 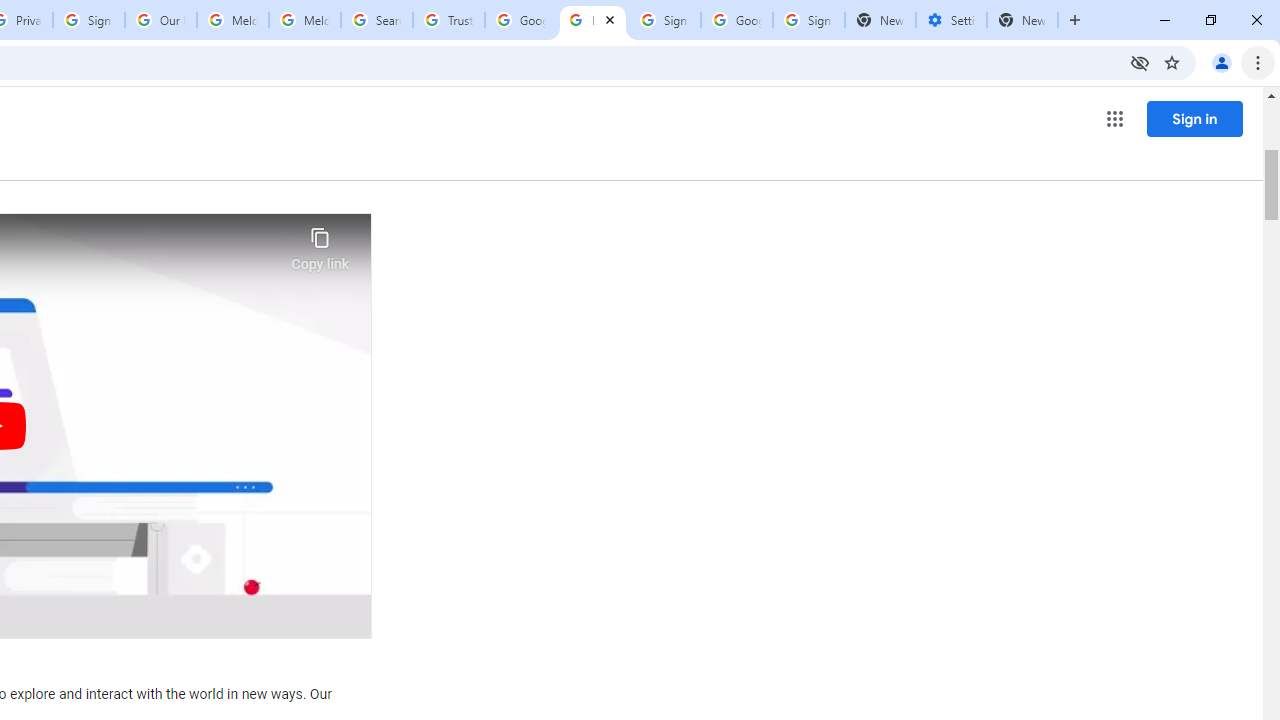 I want to click on 'Google Ads - Sign in', so click(x=520, y=20).